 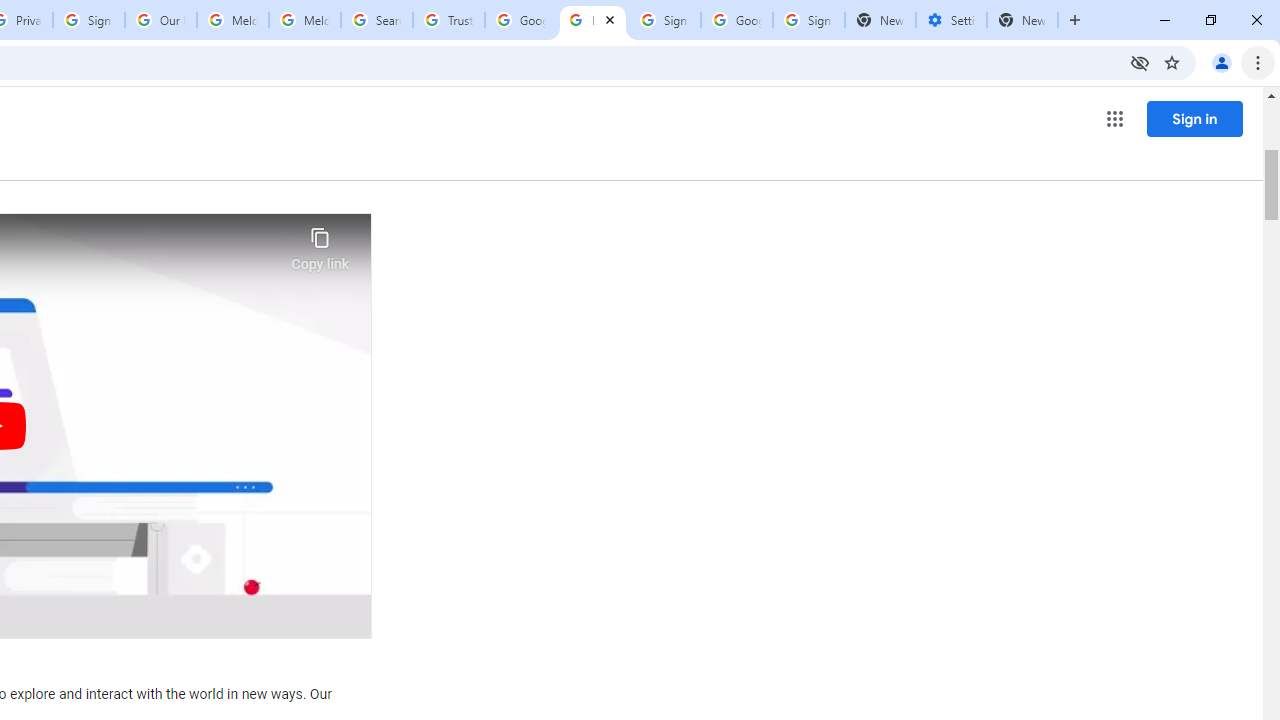 I want to click on 'Google Ads - Sign in', so click(x=520, y=20).